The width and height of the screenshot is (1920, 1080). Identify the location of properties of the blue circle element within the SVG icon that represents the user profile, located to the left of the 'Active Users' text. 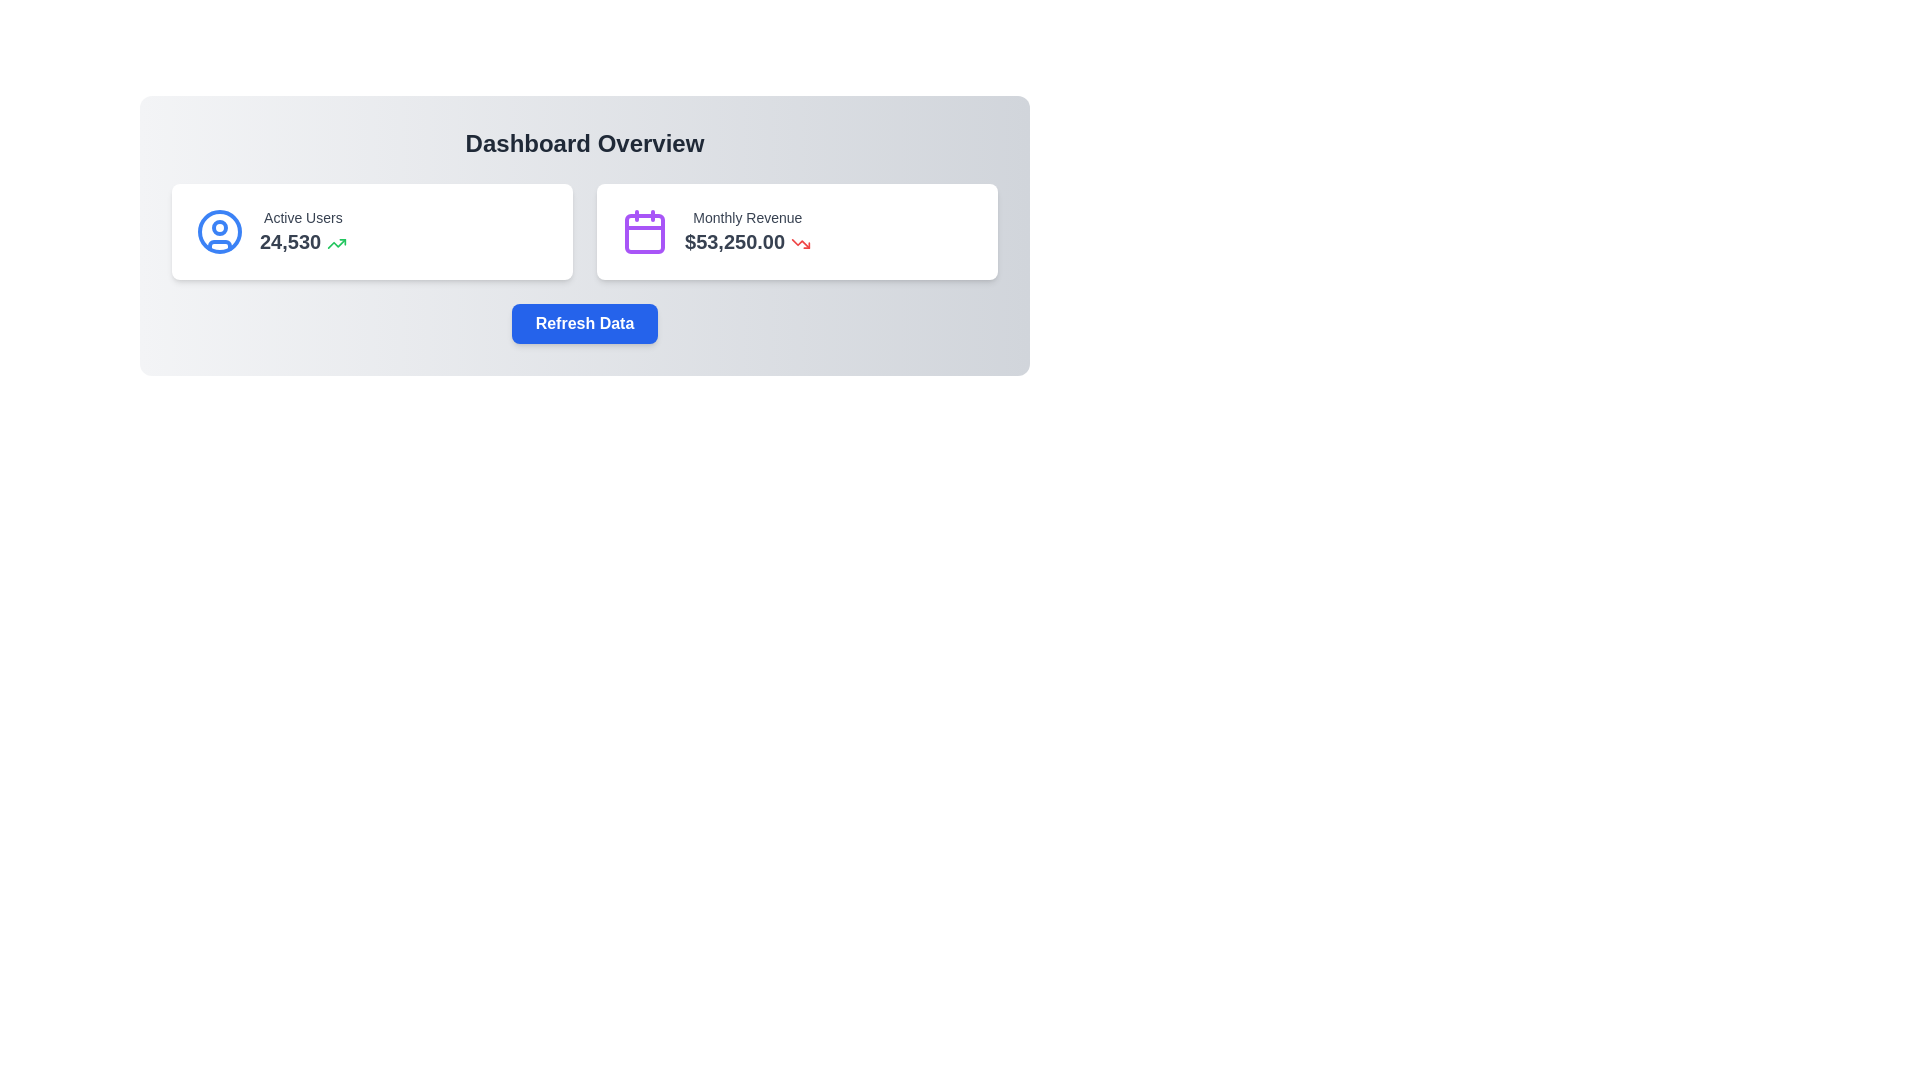
(220, 230).